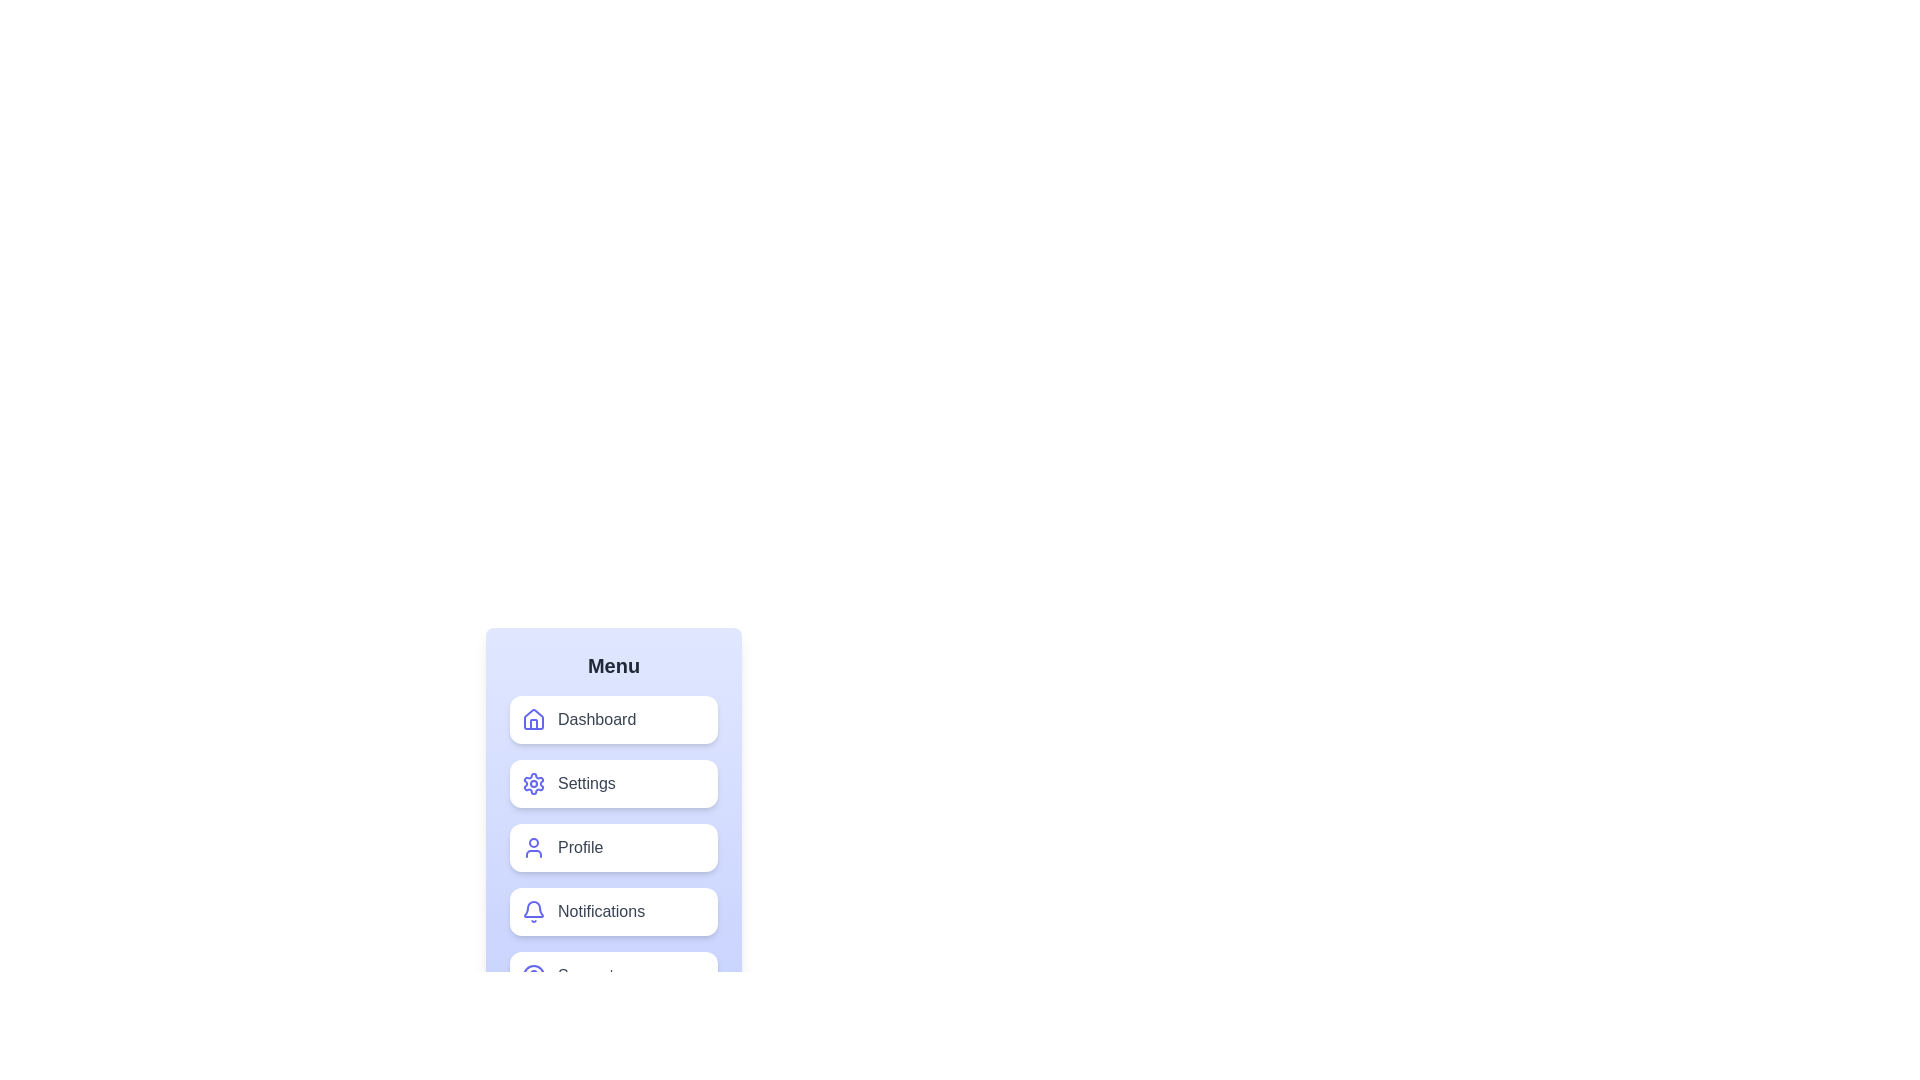  Describe the element at coordinates (613, 782) in the screenshot. I see `the 'Settings' navigation button in the vertical menu to change its appearance` at that location.